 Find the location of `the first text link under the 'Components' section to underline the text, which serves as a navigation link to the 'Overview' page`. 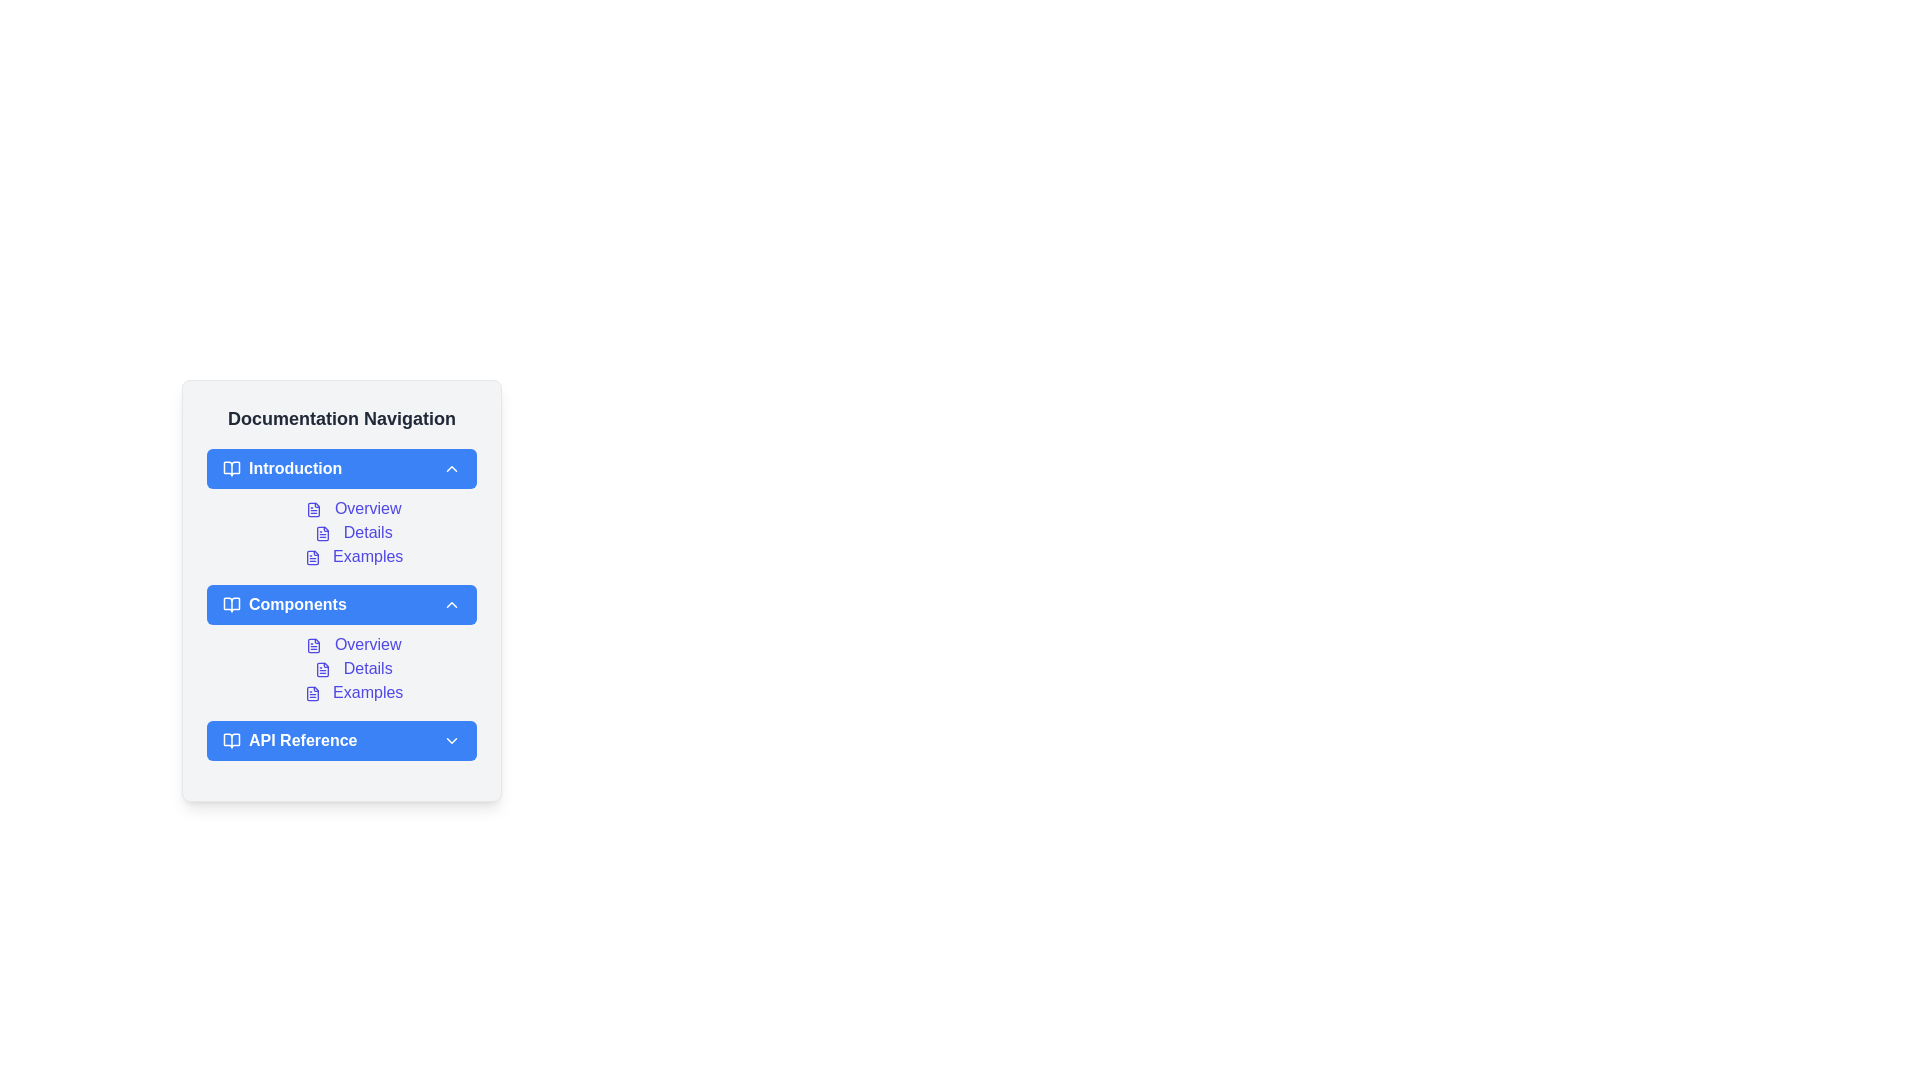

the first text link under the 'Components' section to underline the text, which serves as a navigation link to the 'Overview' page is located at coordinates (354, 644).